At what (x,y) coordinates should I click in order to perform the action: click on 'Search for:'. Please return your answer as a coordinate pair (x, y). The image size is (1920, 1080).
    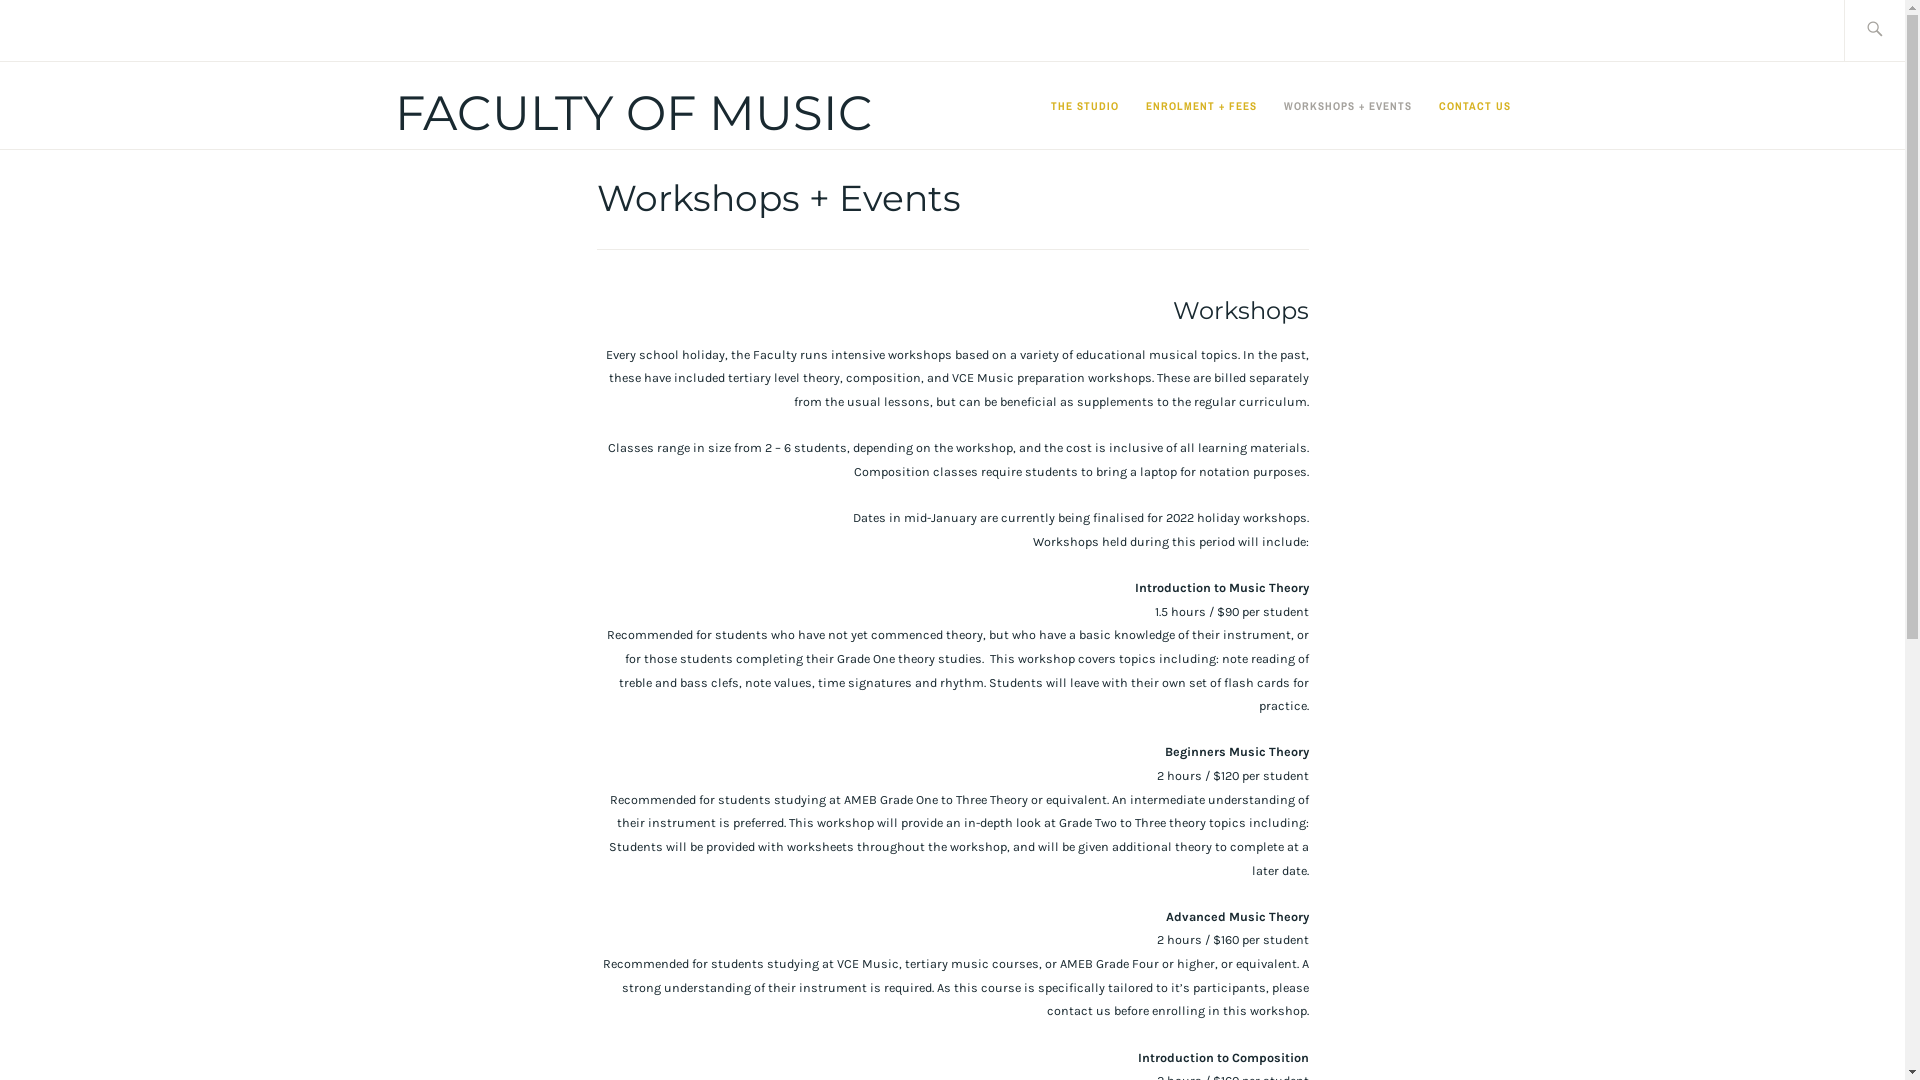
    Looking at the image, I should click on (1898, 30).